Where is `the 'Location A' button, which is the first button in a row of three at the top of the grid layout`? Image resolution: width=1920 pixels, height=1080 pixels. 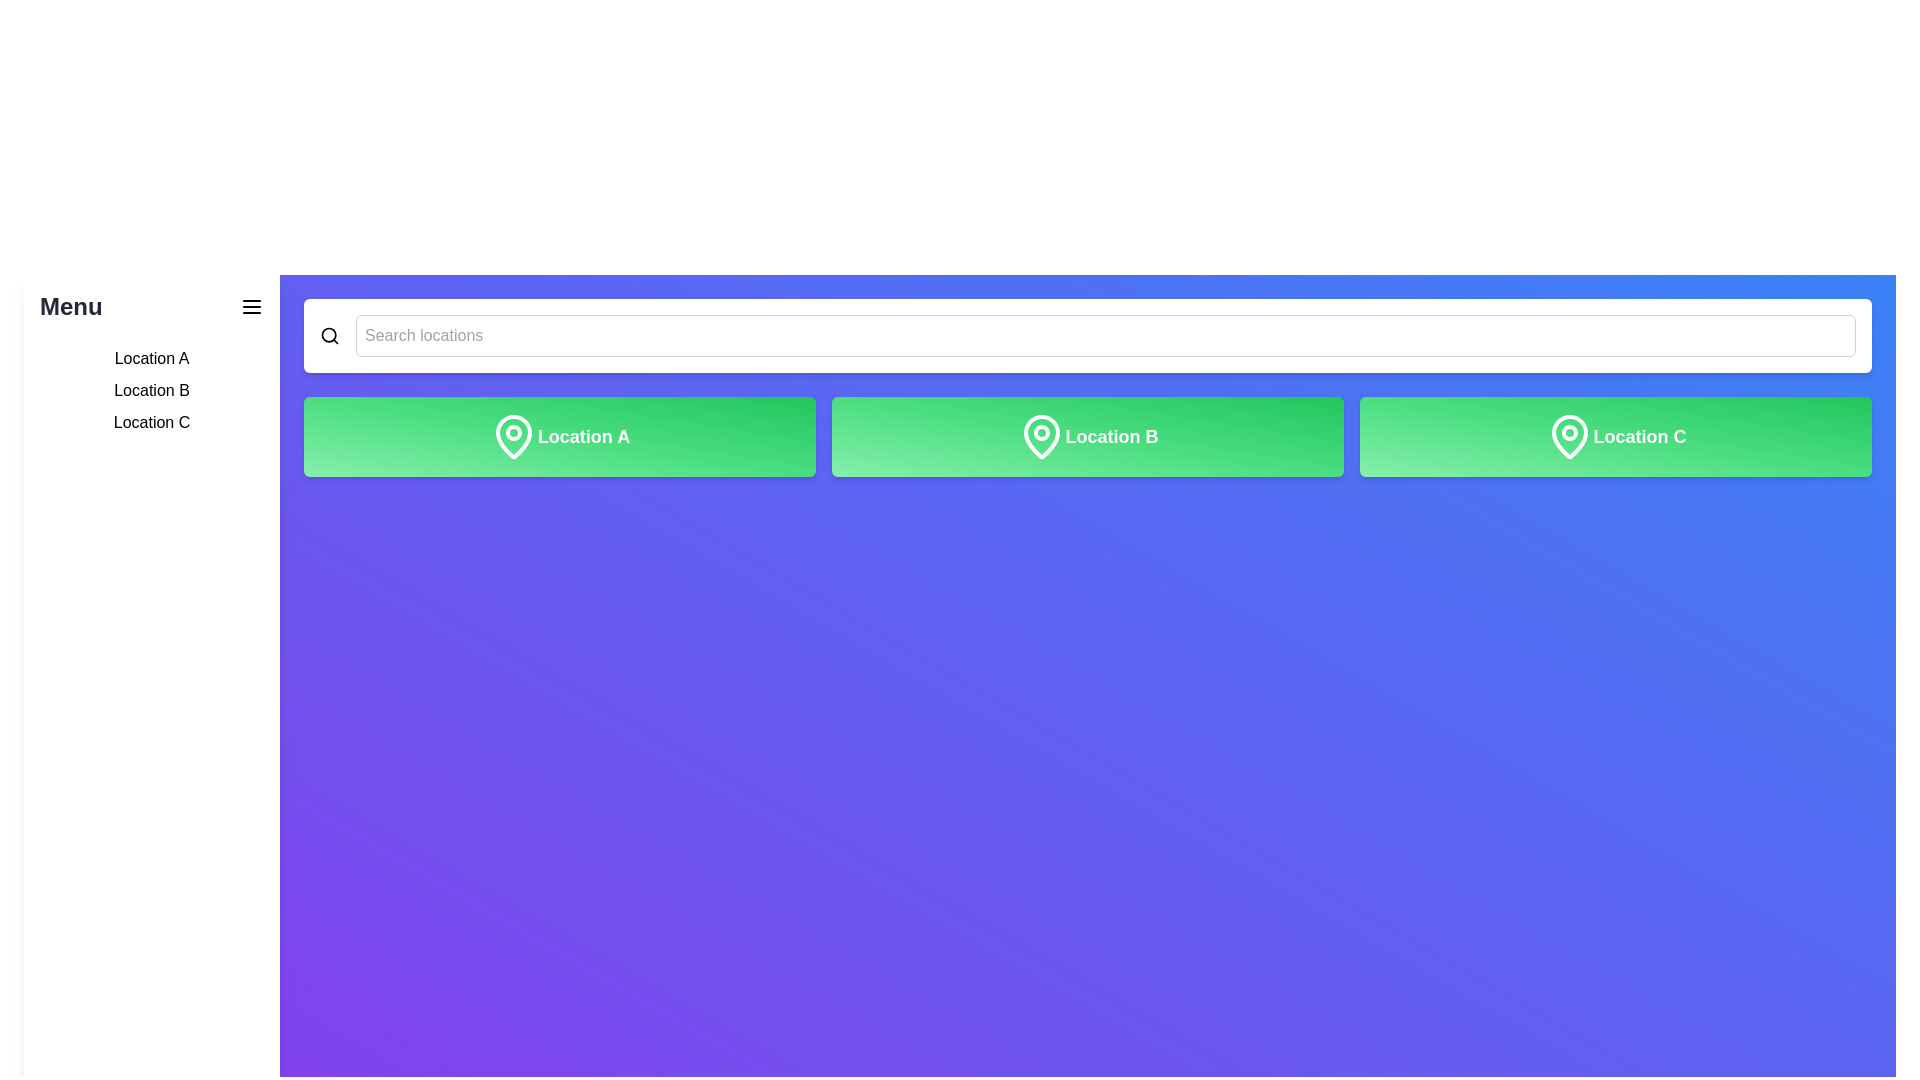 the 'Location A' button, which is the first button in a row of three at the top of the grid layout is located at coordinates (560, 435).